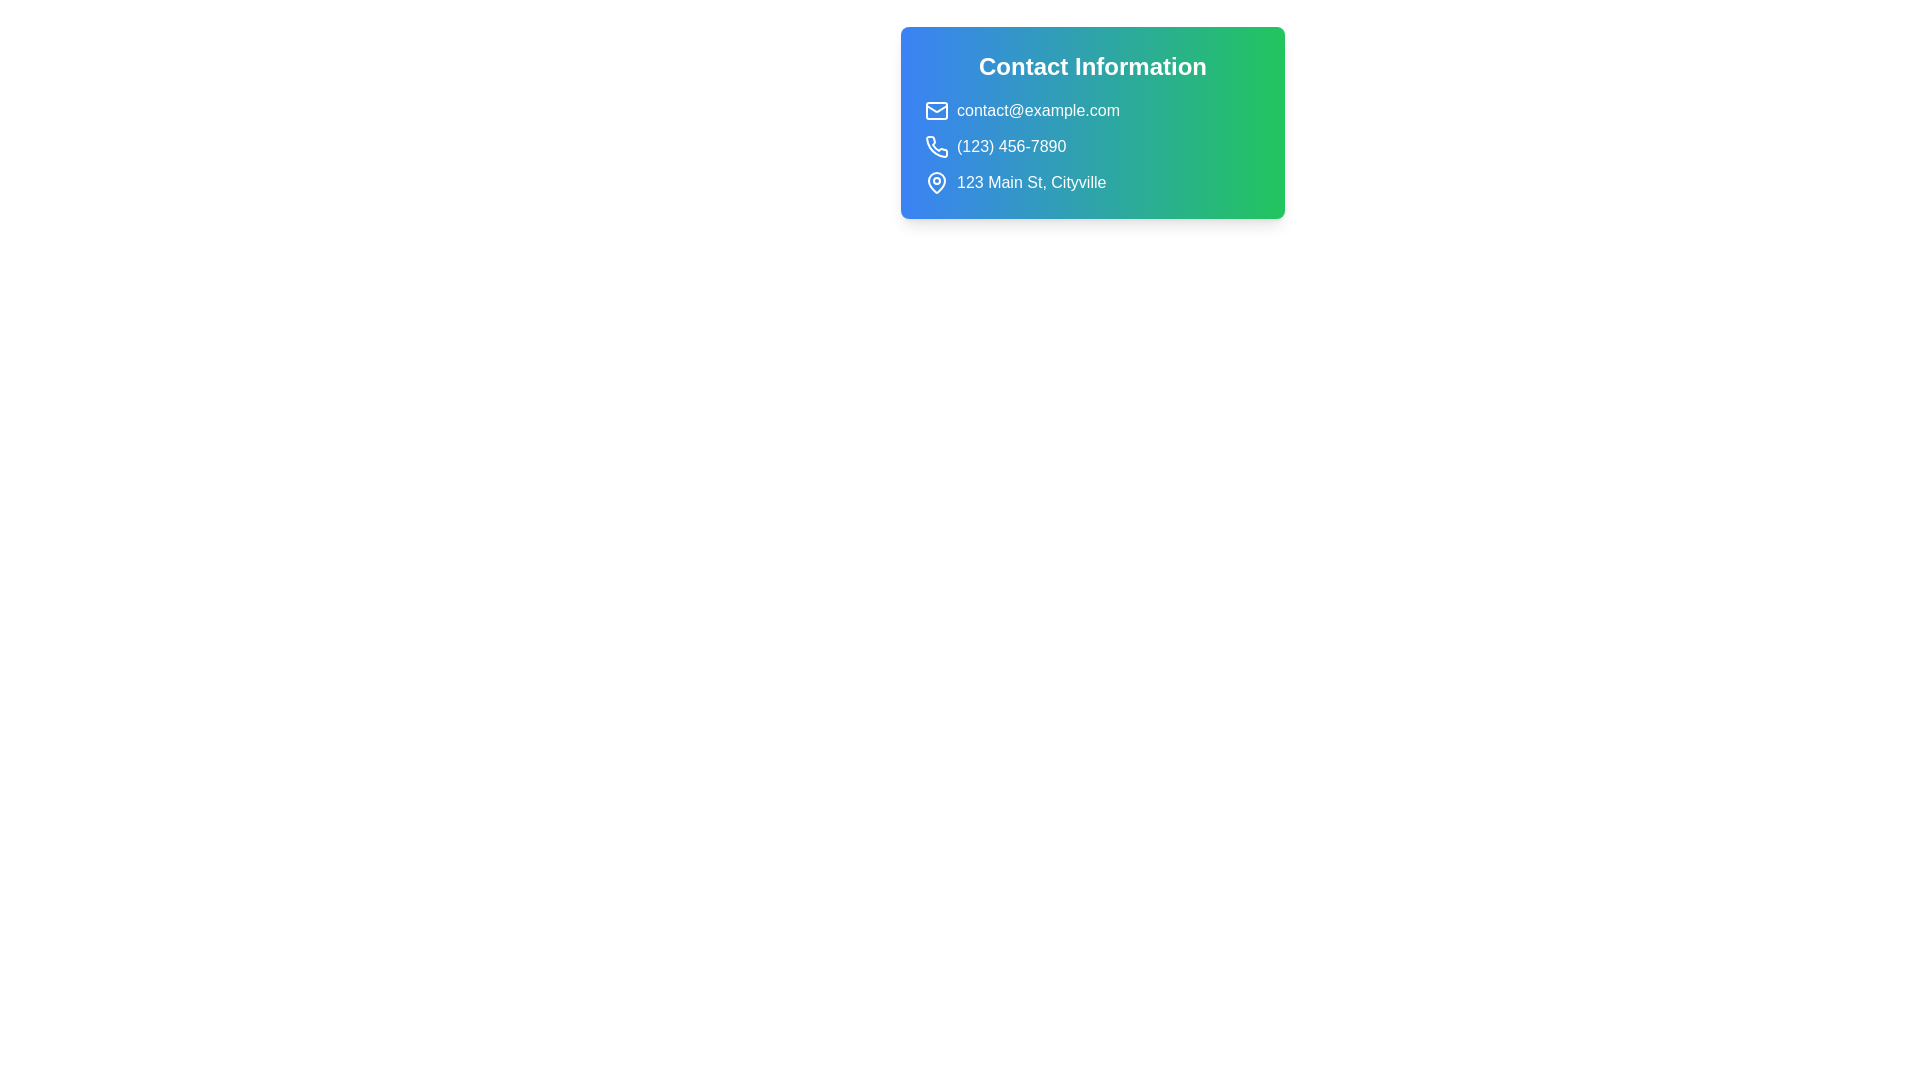 This screenshot has height=1080, width=1920. Describe the element at coordinates (935, 145) in the screenshot. I see `label associated with the phone handset icon located to the left of the phone number '(123) 456-7890' in the contact information card` at that location.